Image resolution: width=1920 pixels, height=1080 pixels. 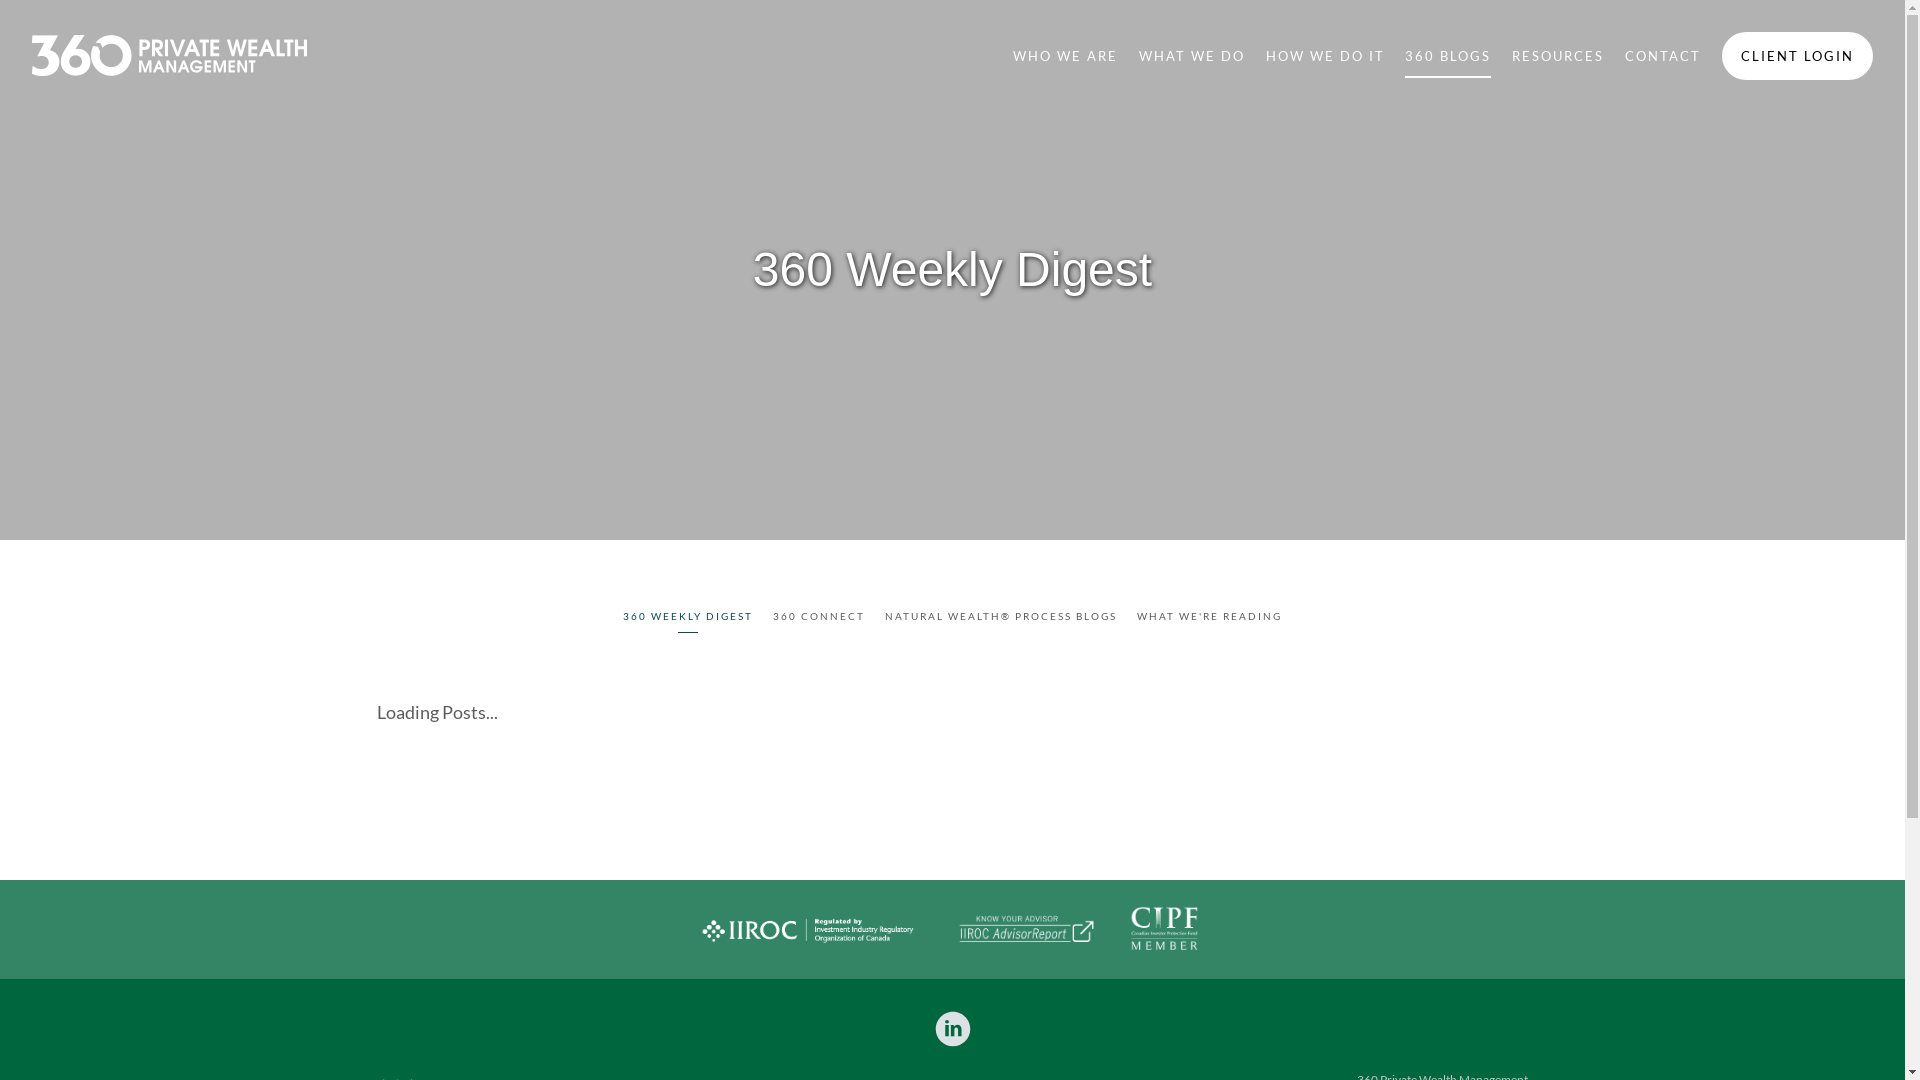 I want to click on '360 WEEKLY DIGEST', so click(x=622, y=617).